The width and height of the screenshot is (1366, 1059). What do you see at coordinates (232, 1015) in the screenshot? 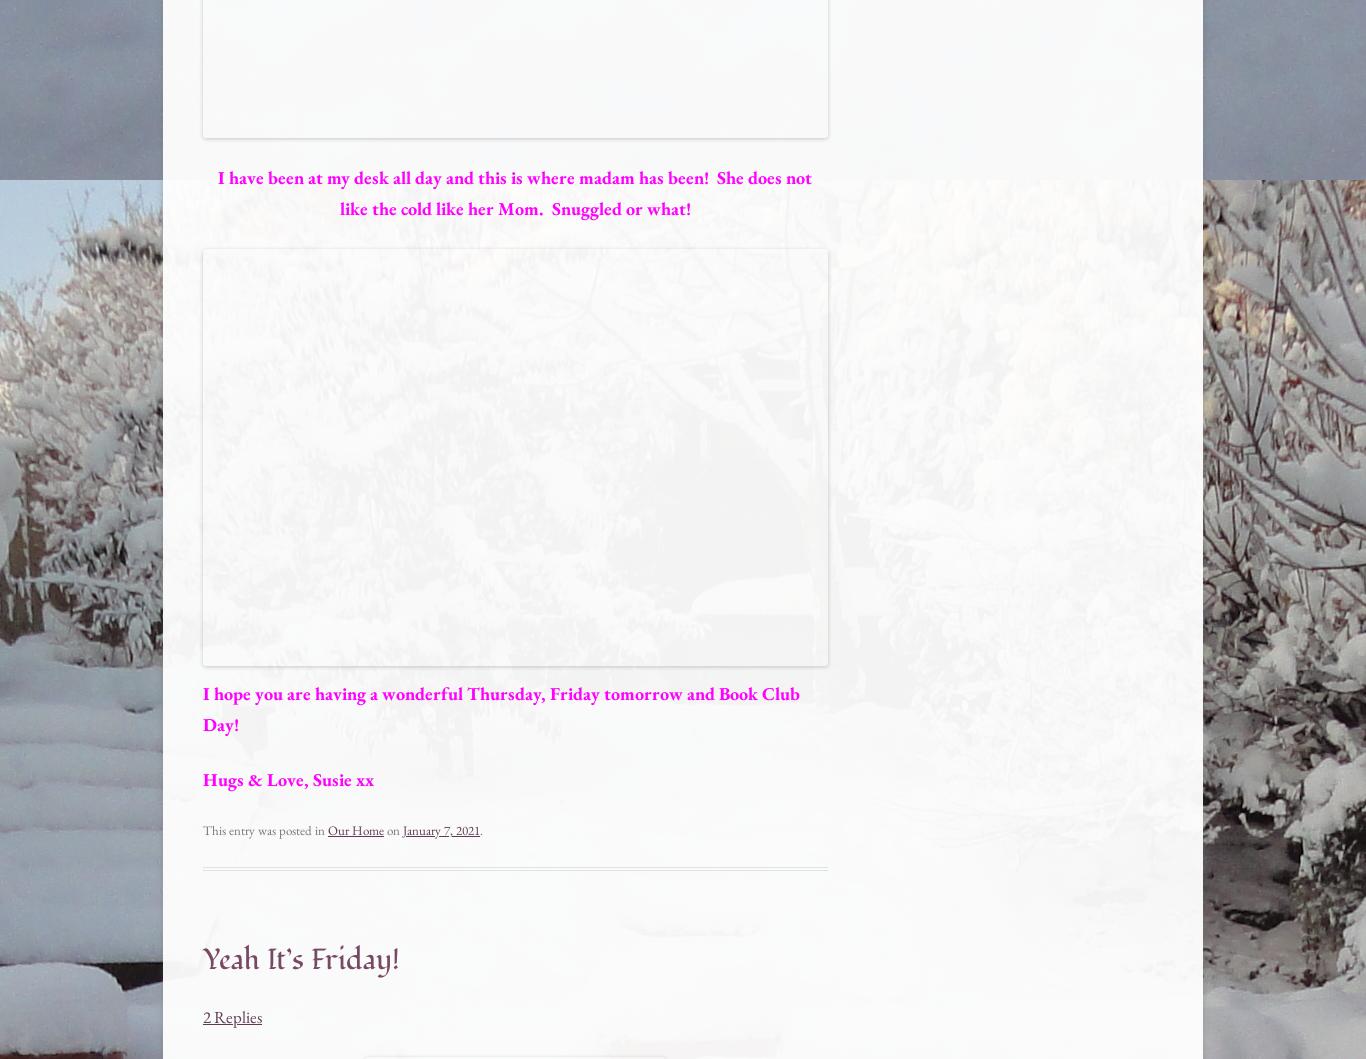
I see `'2 Replies'` at bounding box center [232, 1015].